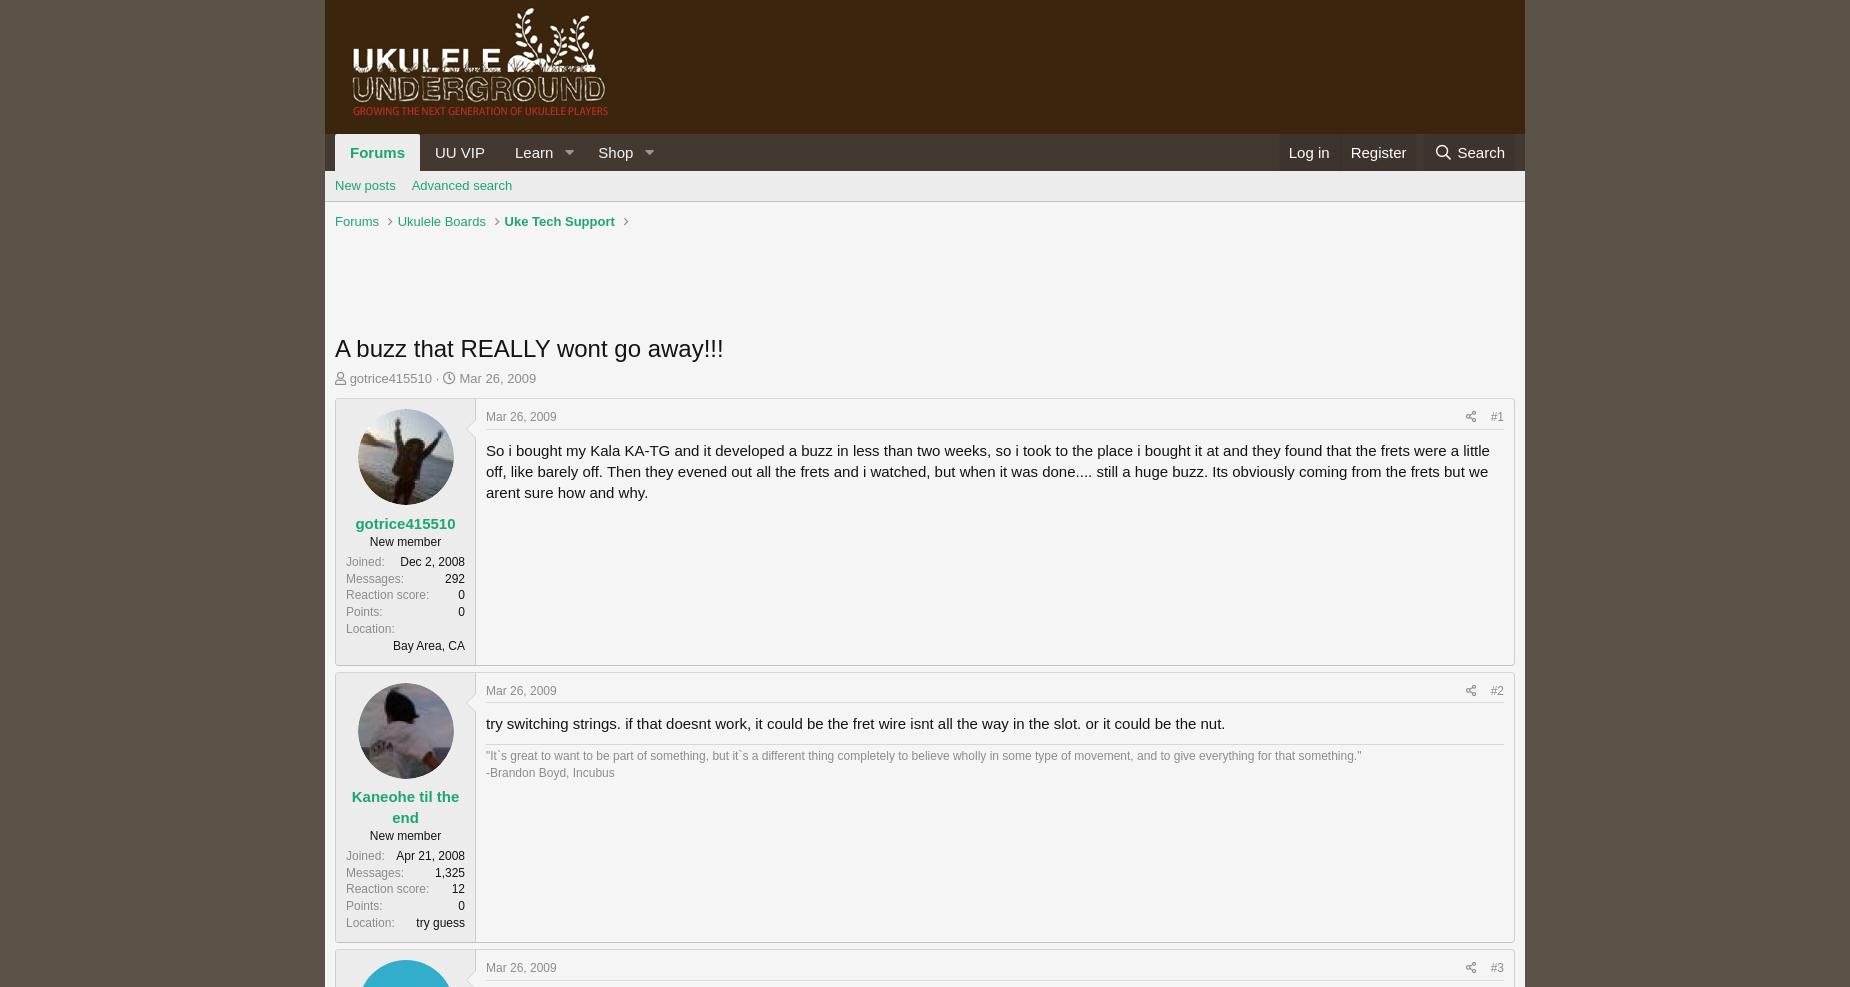  Describe the element at coordinates (550, 772) in the screenshot. I see `'-Brandon Boyd, Incubus'` at that location.